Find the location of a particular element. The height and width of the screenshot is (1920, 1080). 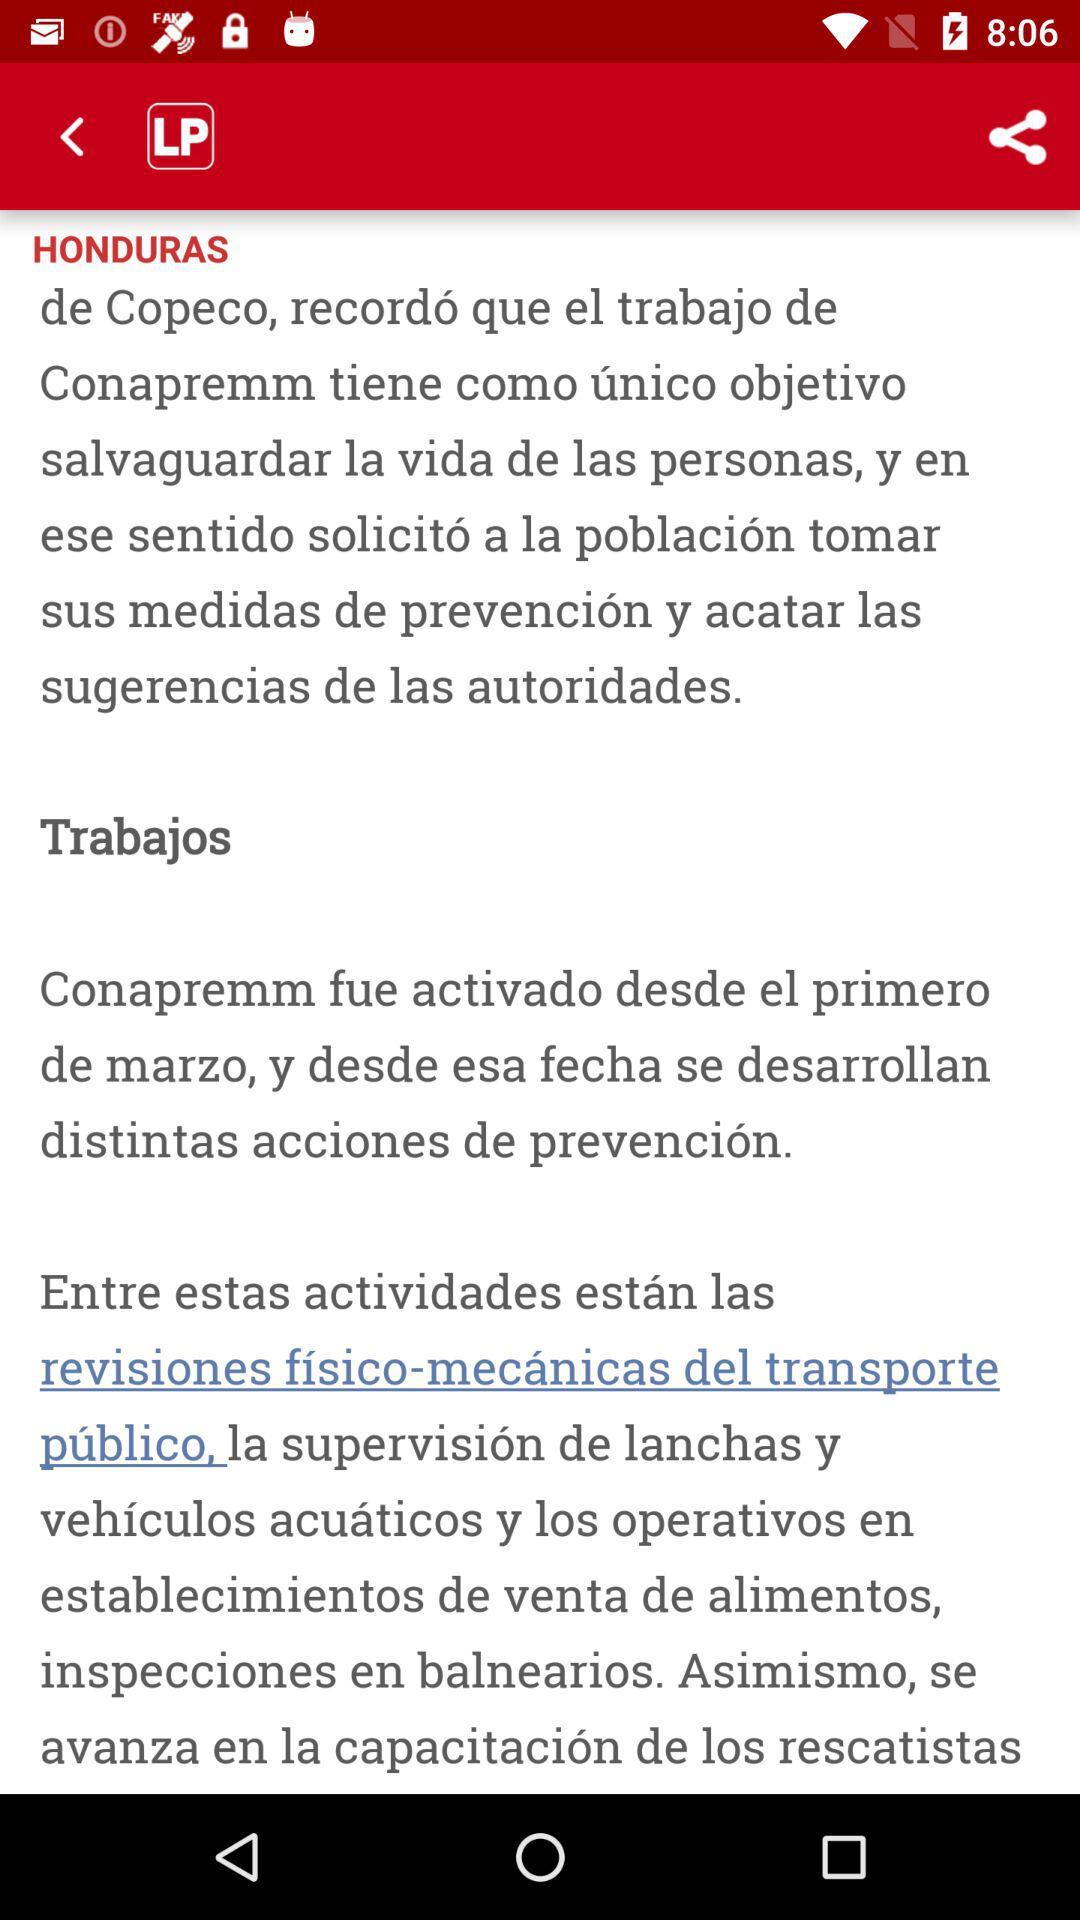

the icon to the right of honduras is located at coordinates (1017, 135).